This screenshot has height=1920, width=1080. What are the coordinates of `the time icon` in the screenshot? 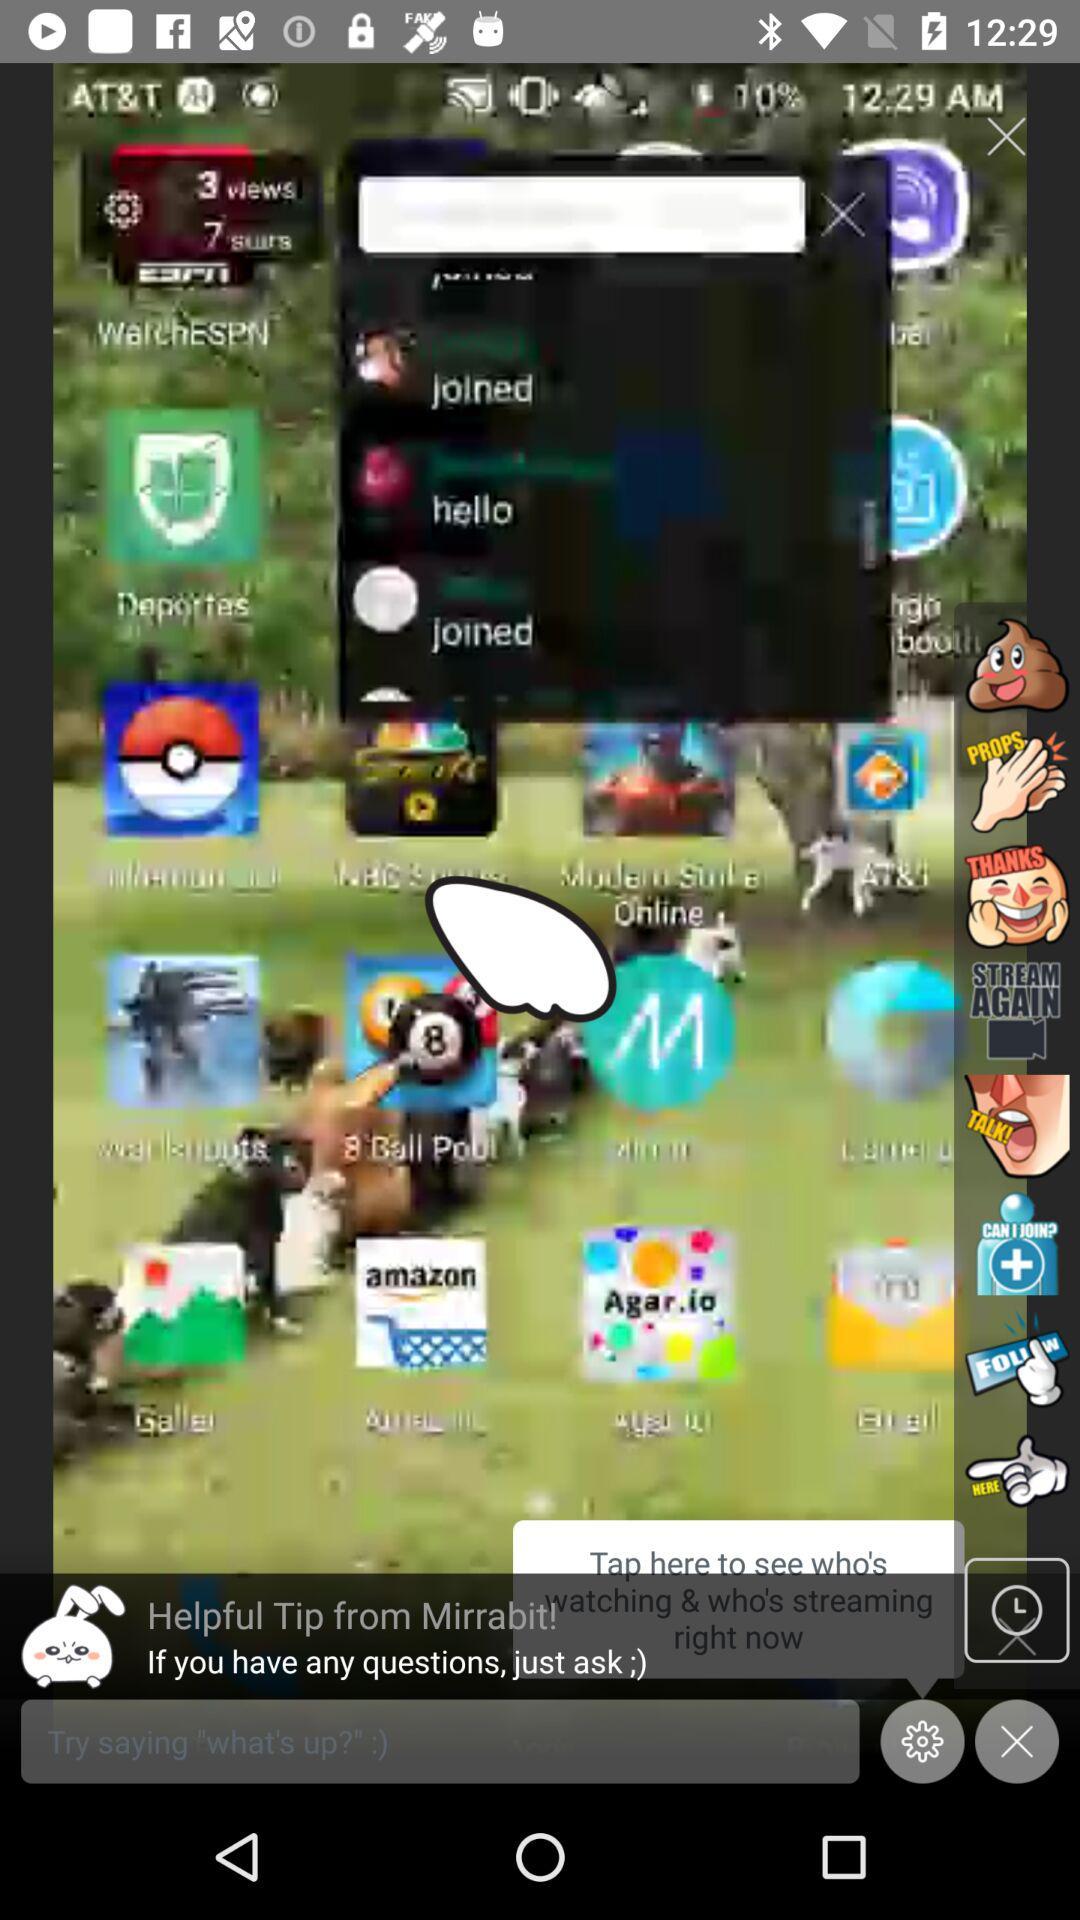 It's located at (1017, 1610).